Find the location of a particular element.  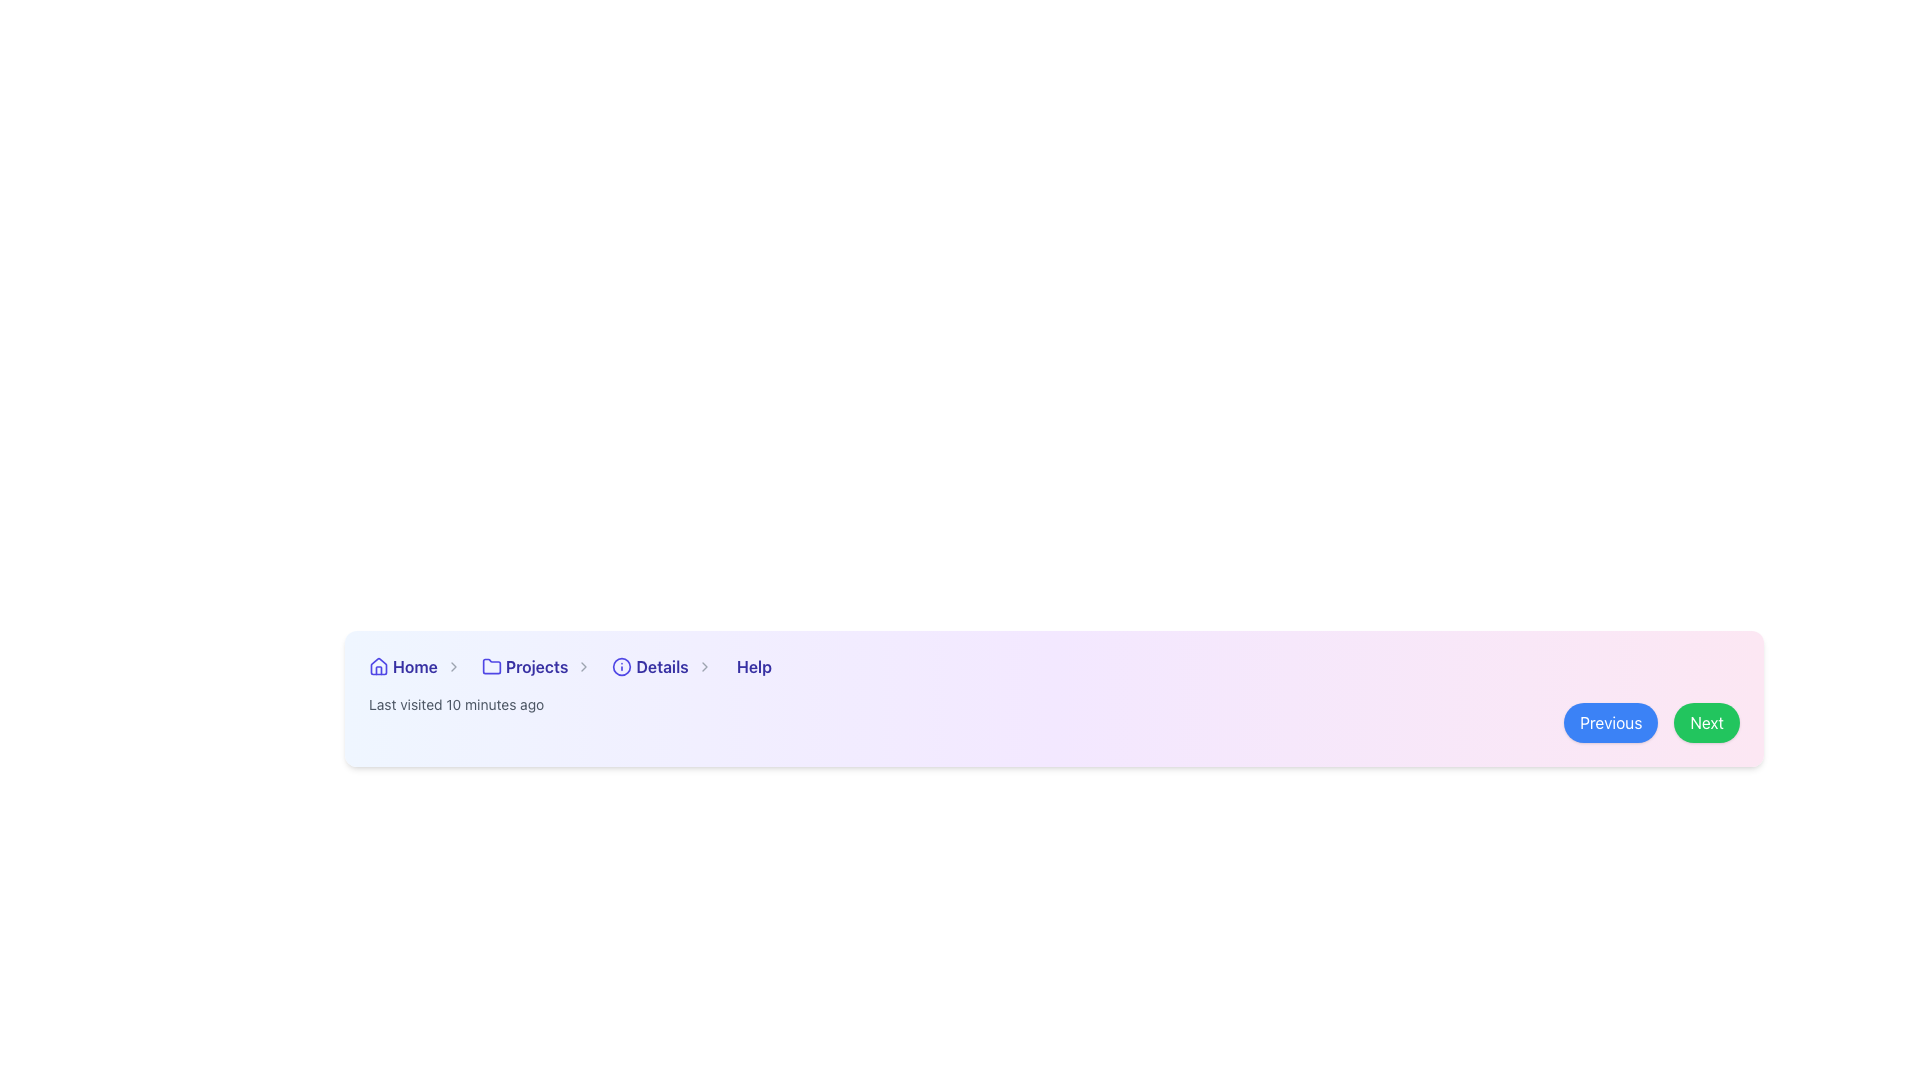

the text link labeled 'Details' in indigo that changes to pink on hover, located on the navigation bar after the information icon and before 'Help' is located at coordinates (662, 667).